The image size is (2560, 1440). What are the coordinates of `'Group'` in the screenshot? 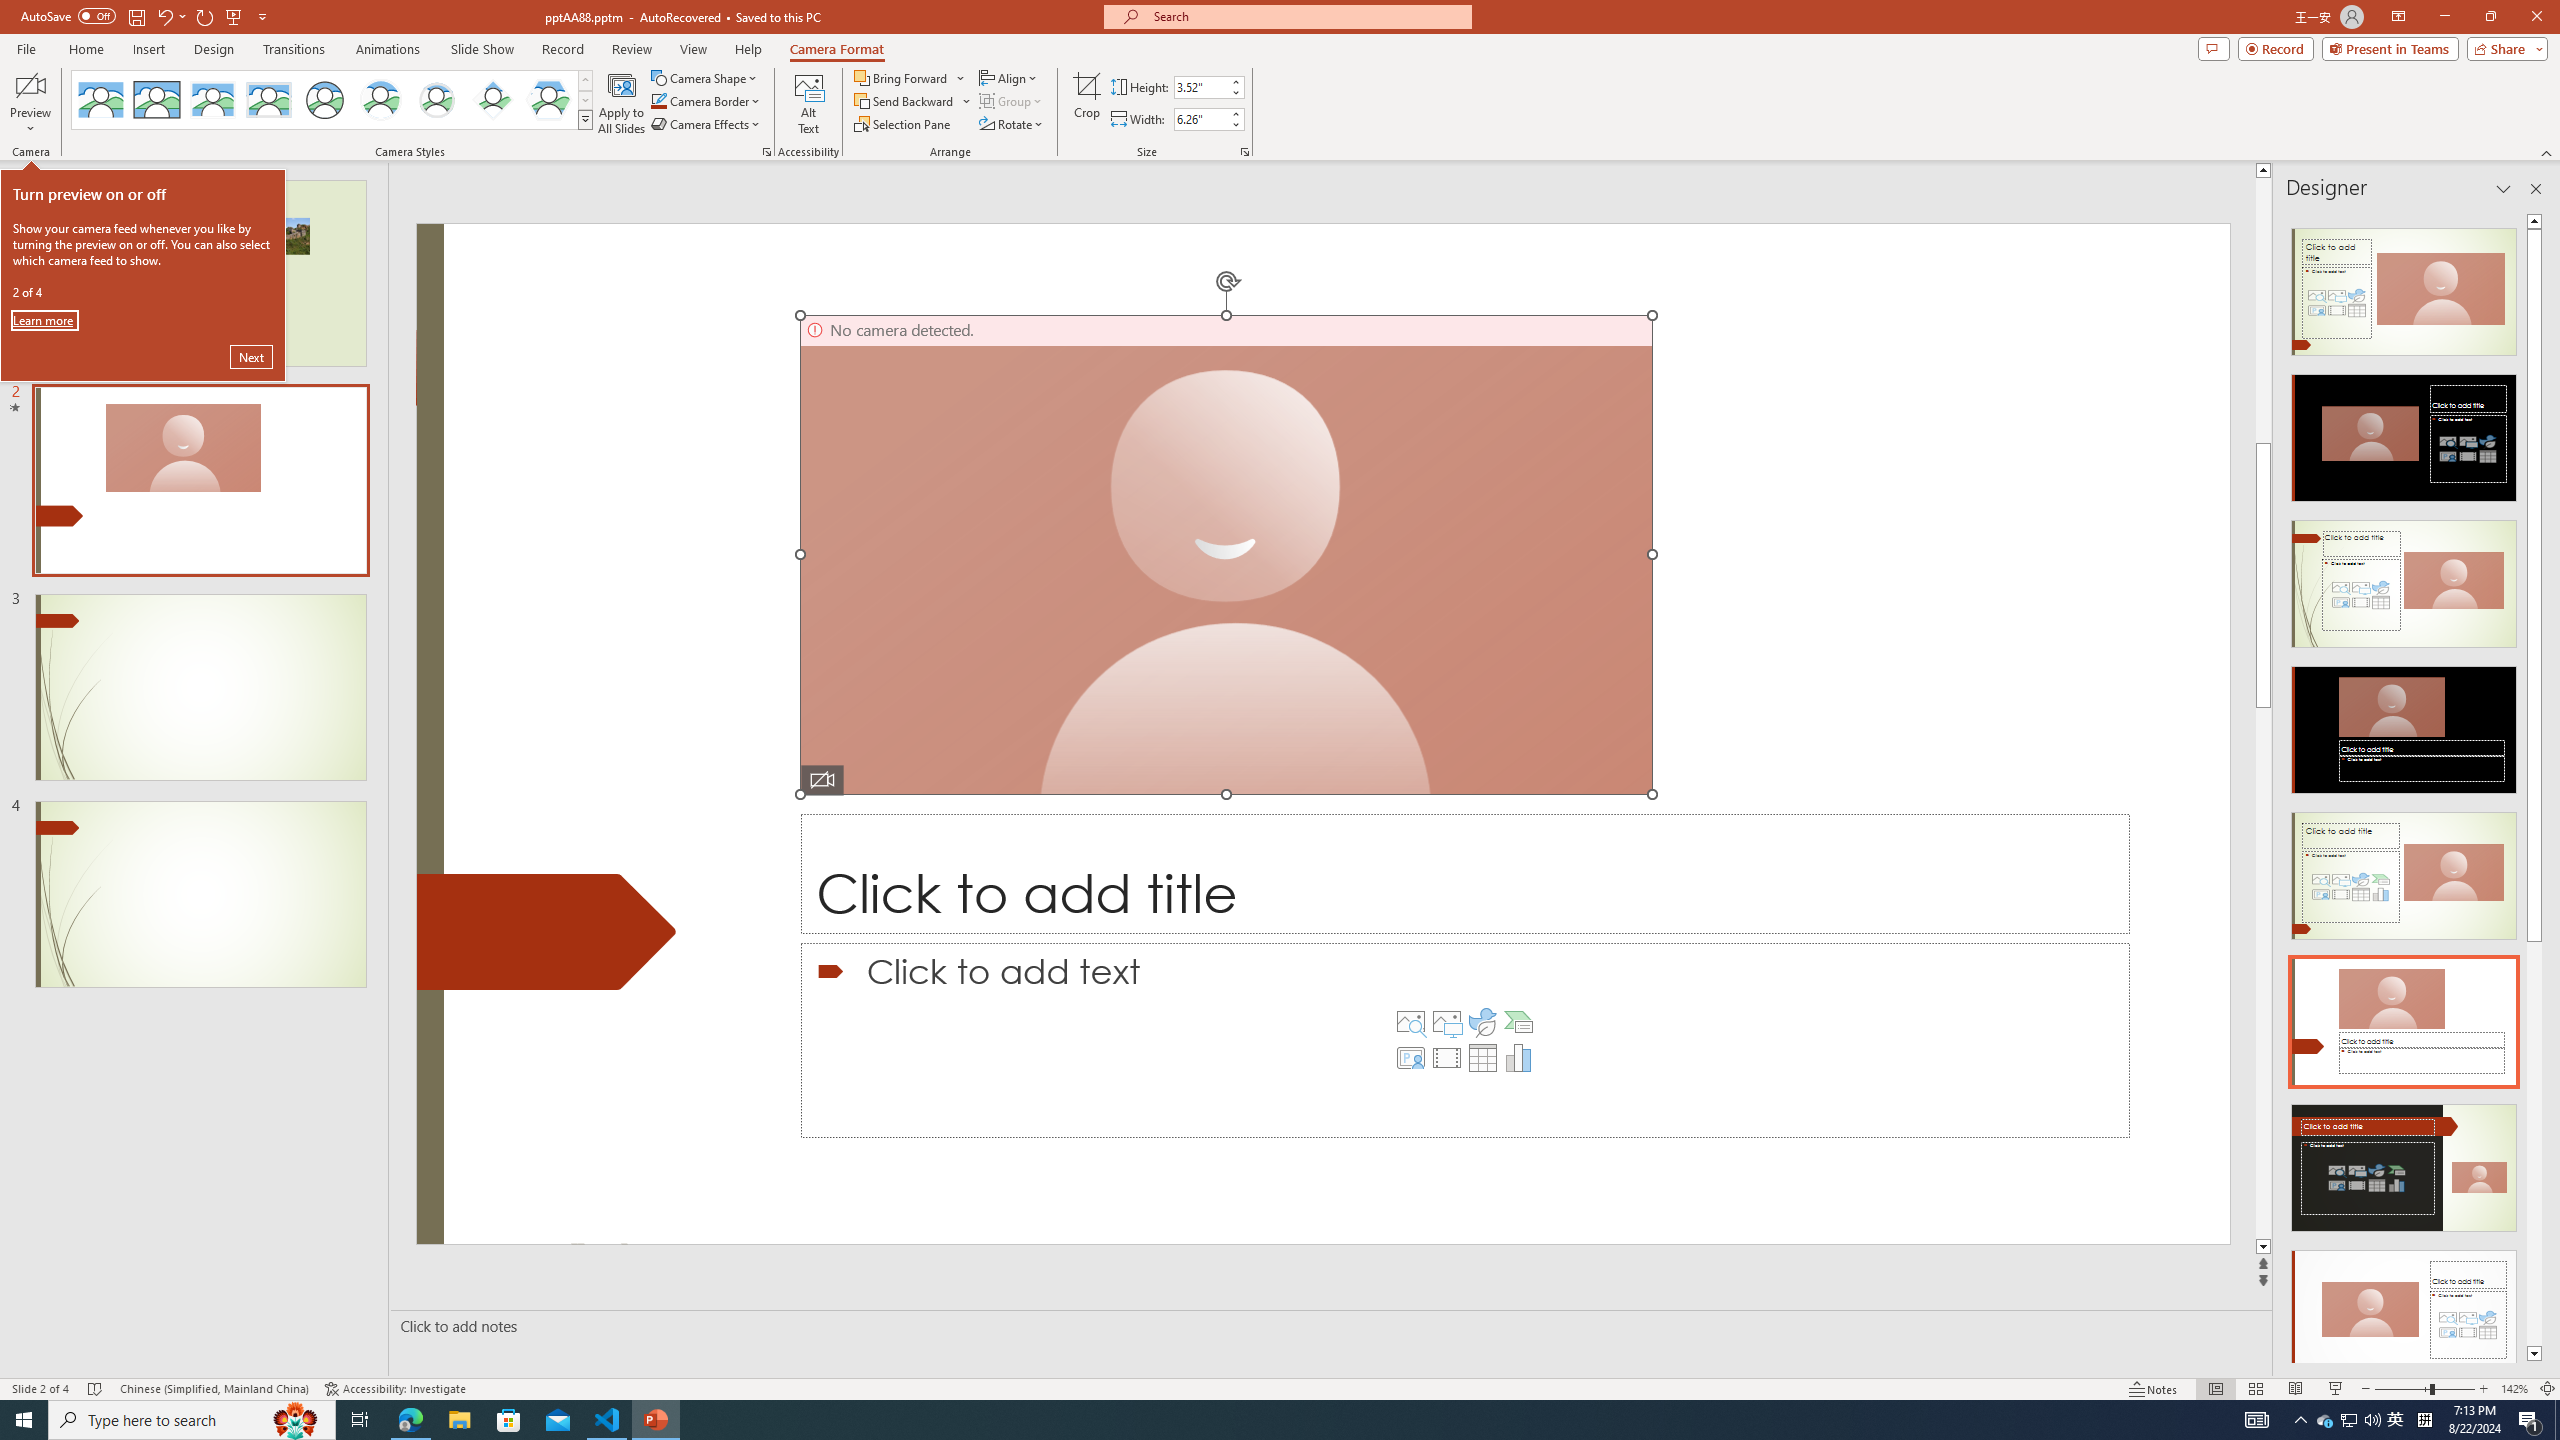 It's located at (1011, 99).